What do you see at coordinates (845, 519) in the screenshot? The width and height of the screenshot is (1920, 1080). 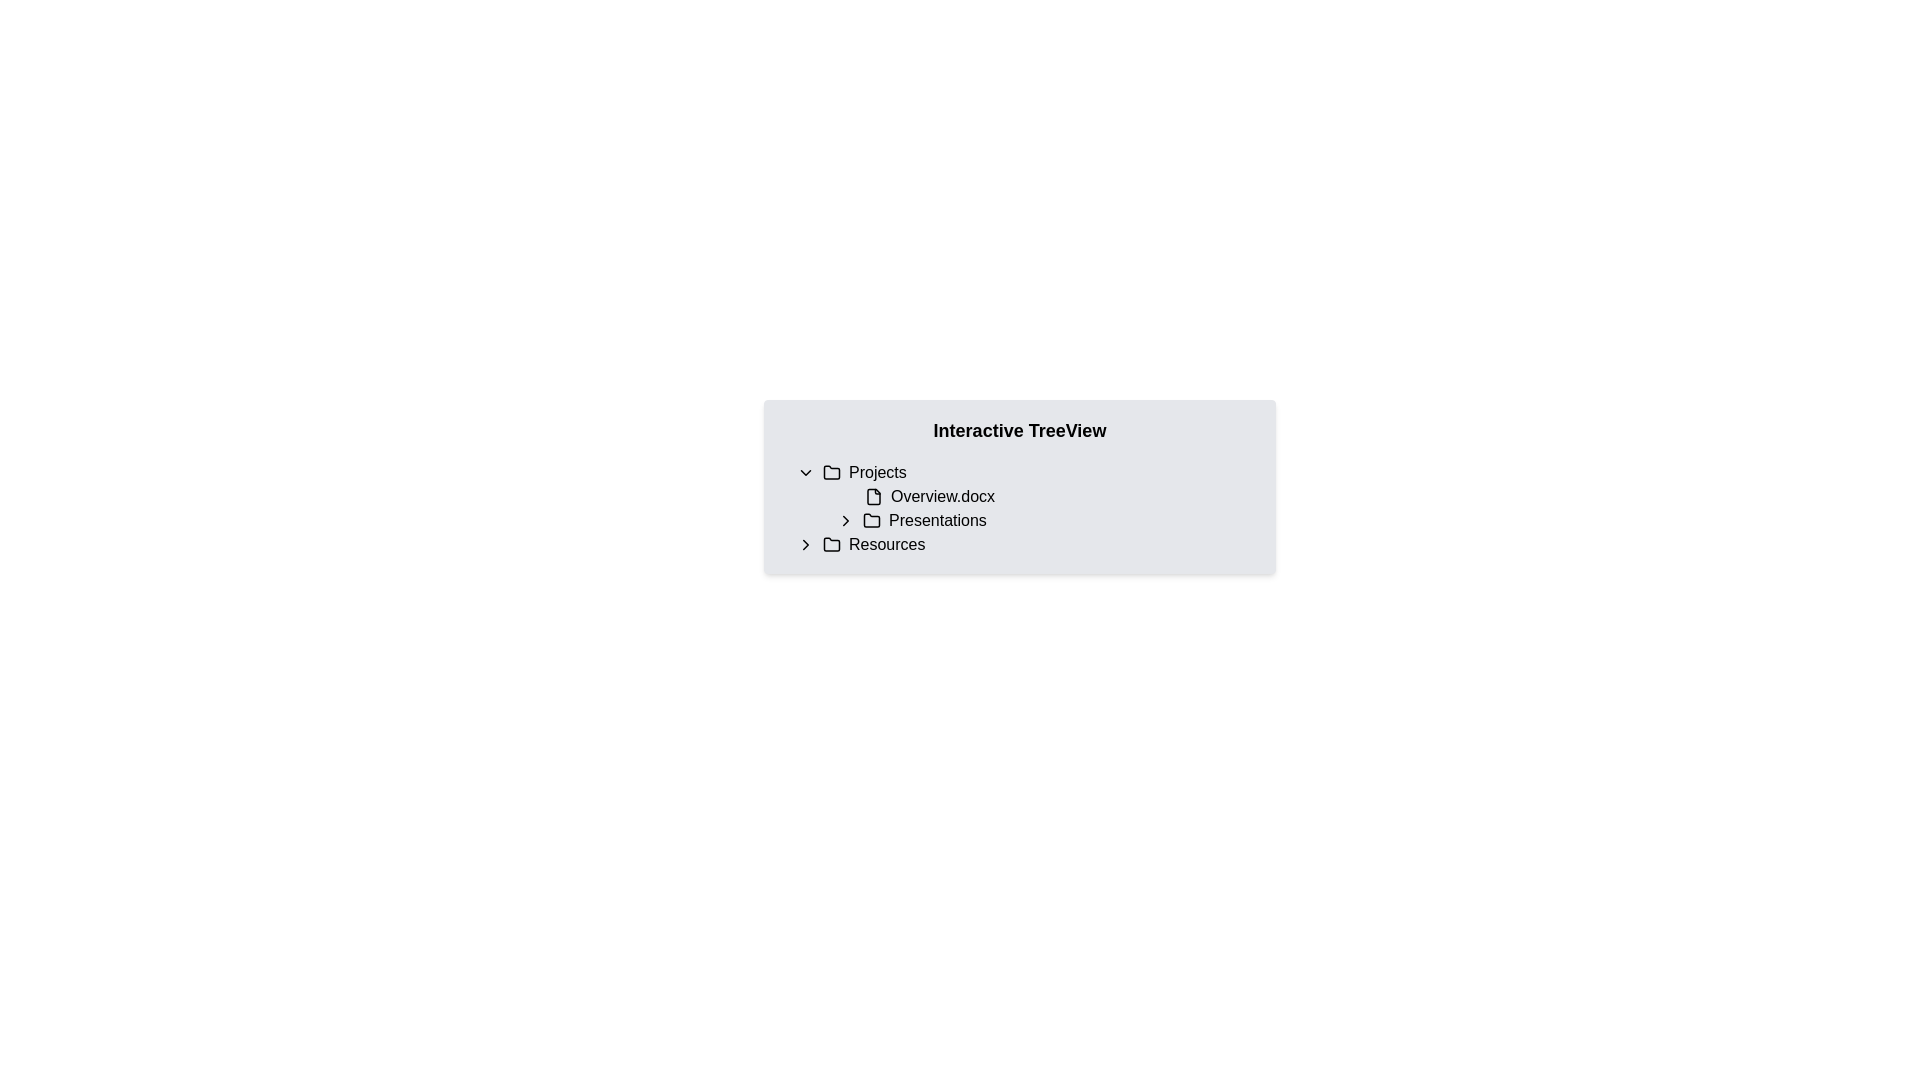 I see `the Expandable control icon (Chevron) located to the left of the 'Presentations' label in the 'Interactive TreeView' section` at bounding box center [845, 519].